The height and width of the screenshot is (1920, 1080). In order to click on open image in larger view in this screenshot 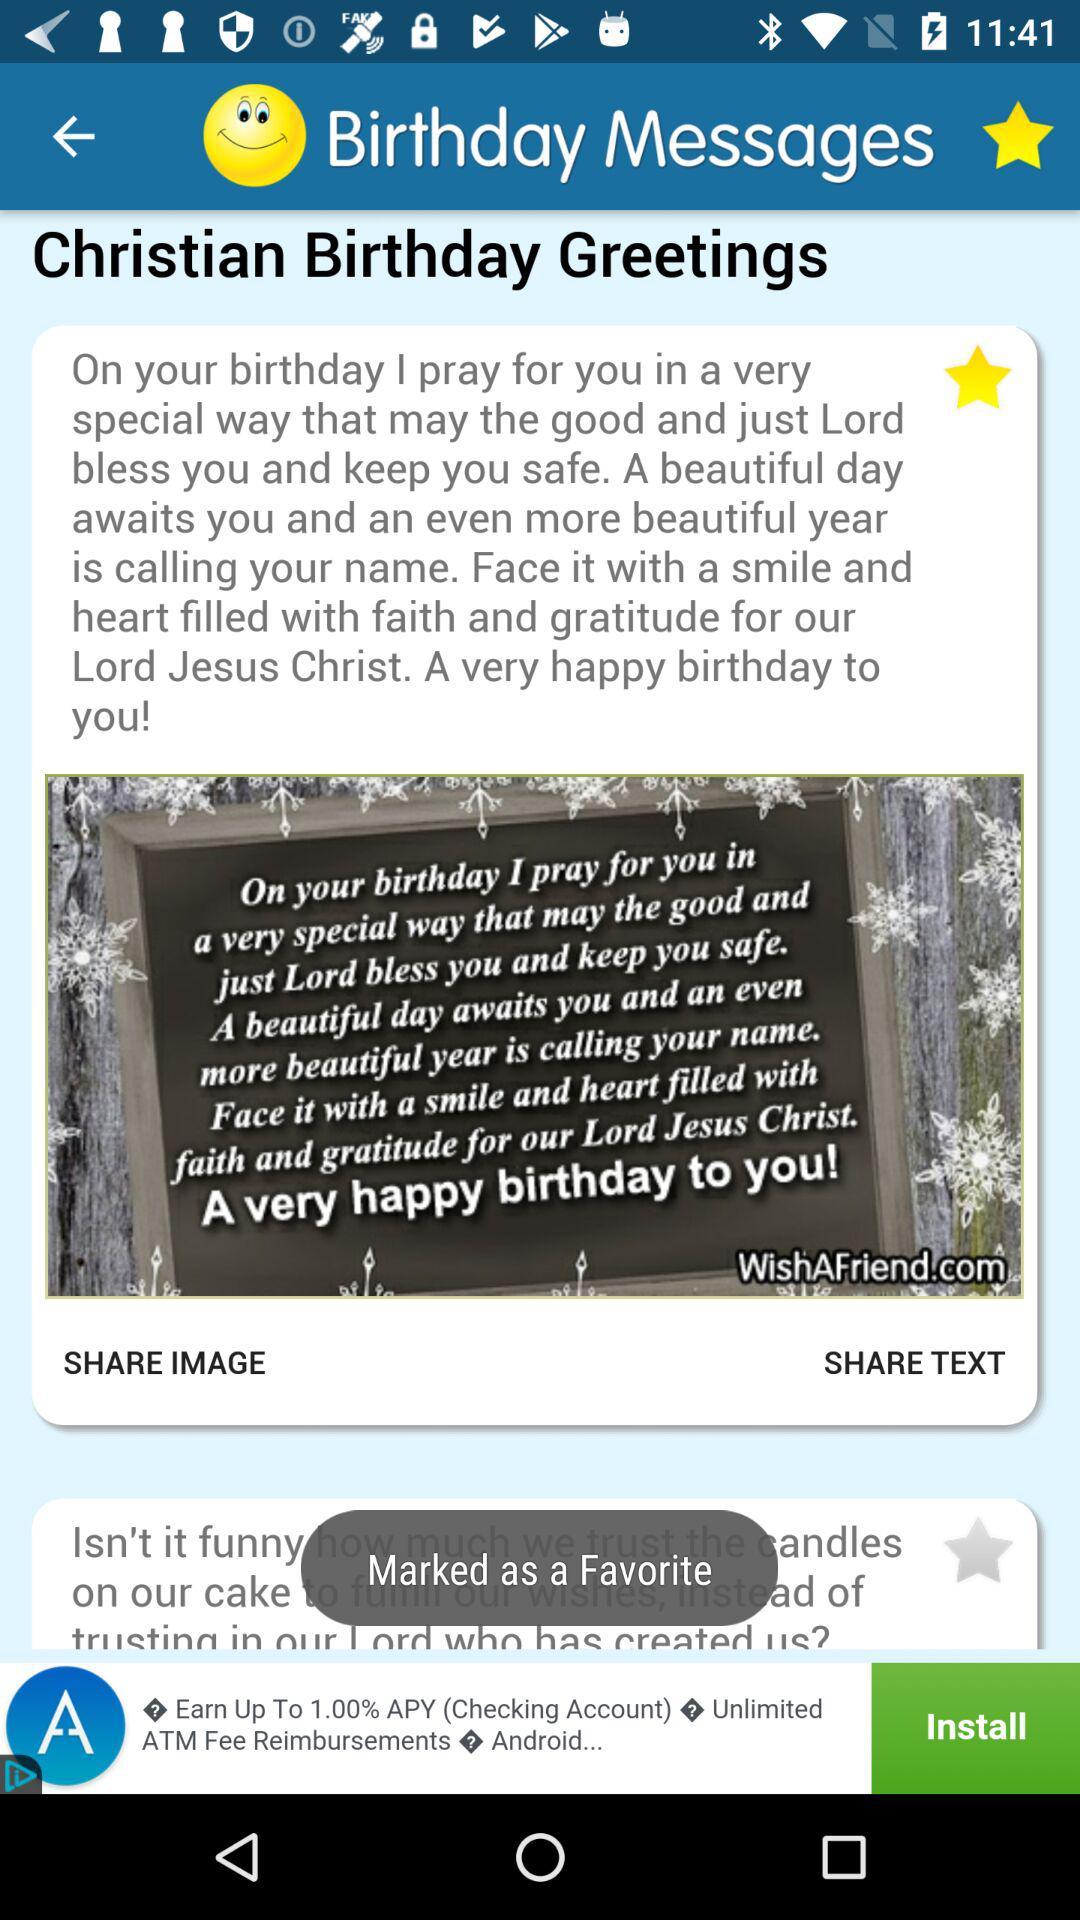, I will do `click(533, 1036)`.